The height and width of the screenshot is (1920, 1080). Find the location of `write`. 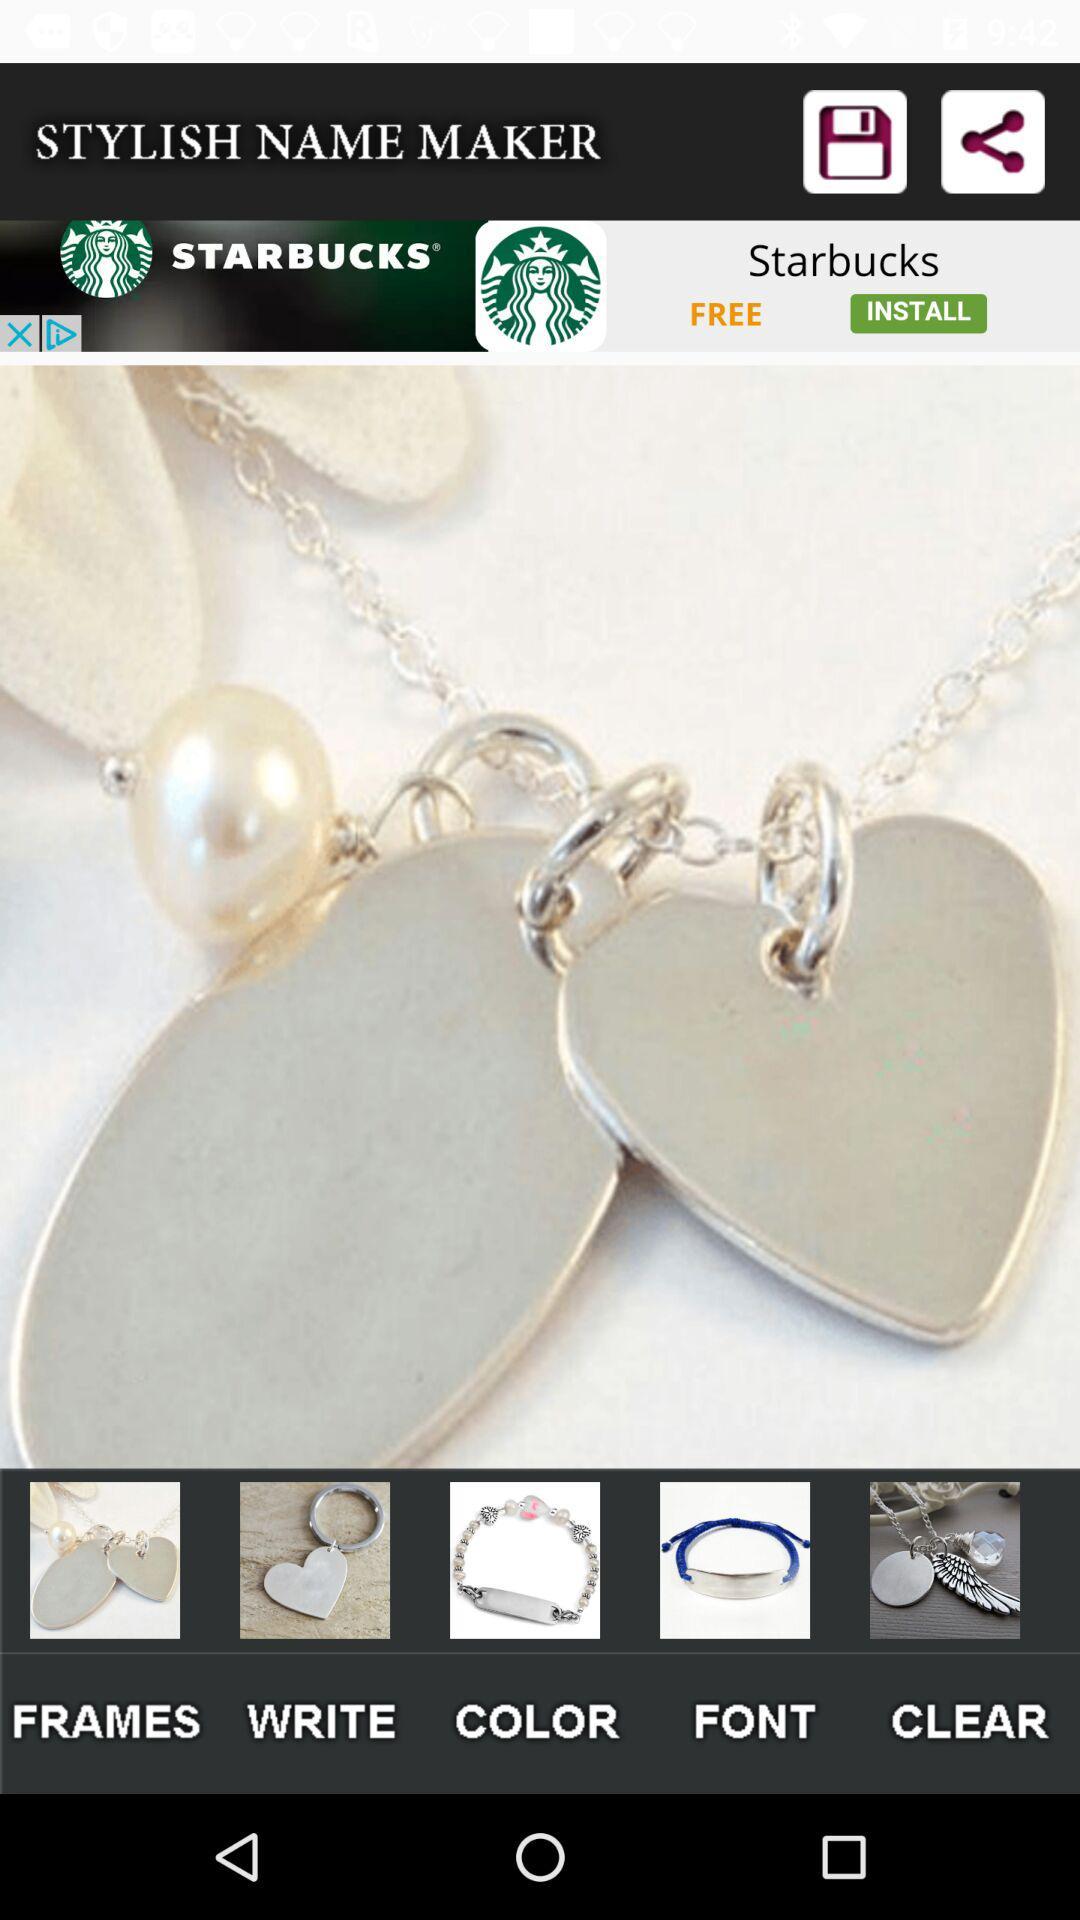

write is located at coordinates (322, 1722).